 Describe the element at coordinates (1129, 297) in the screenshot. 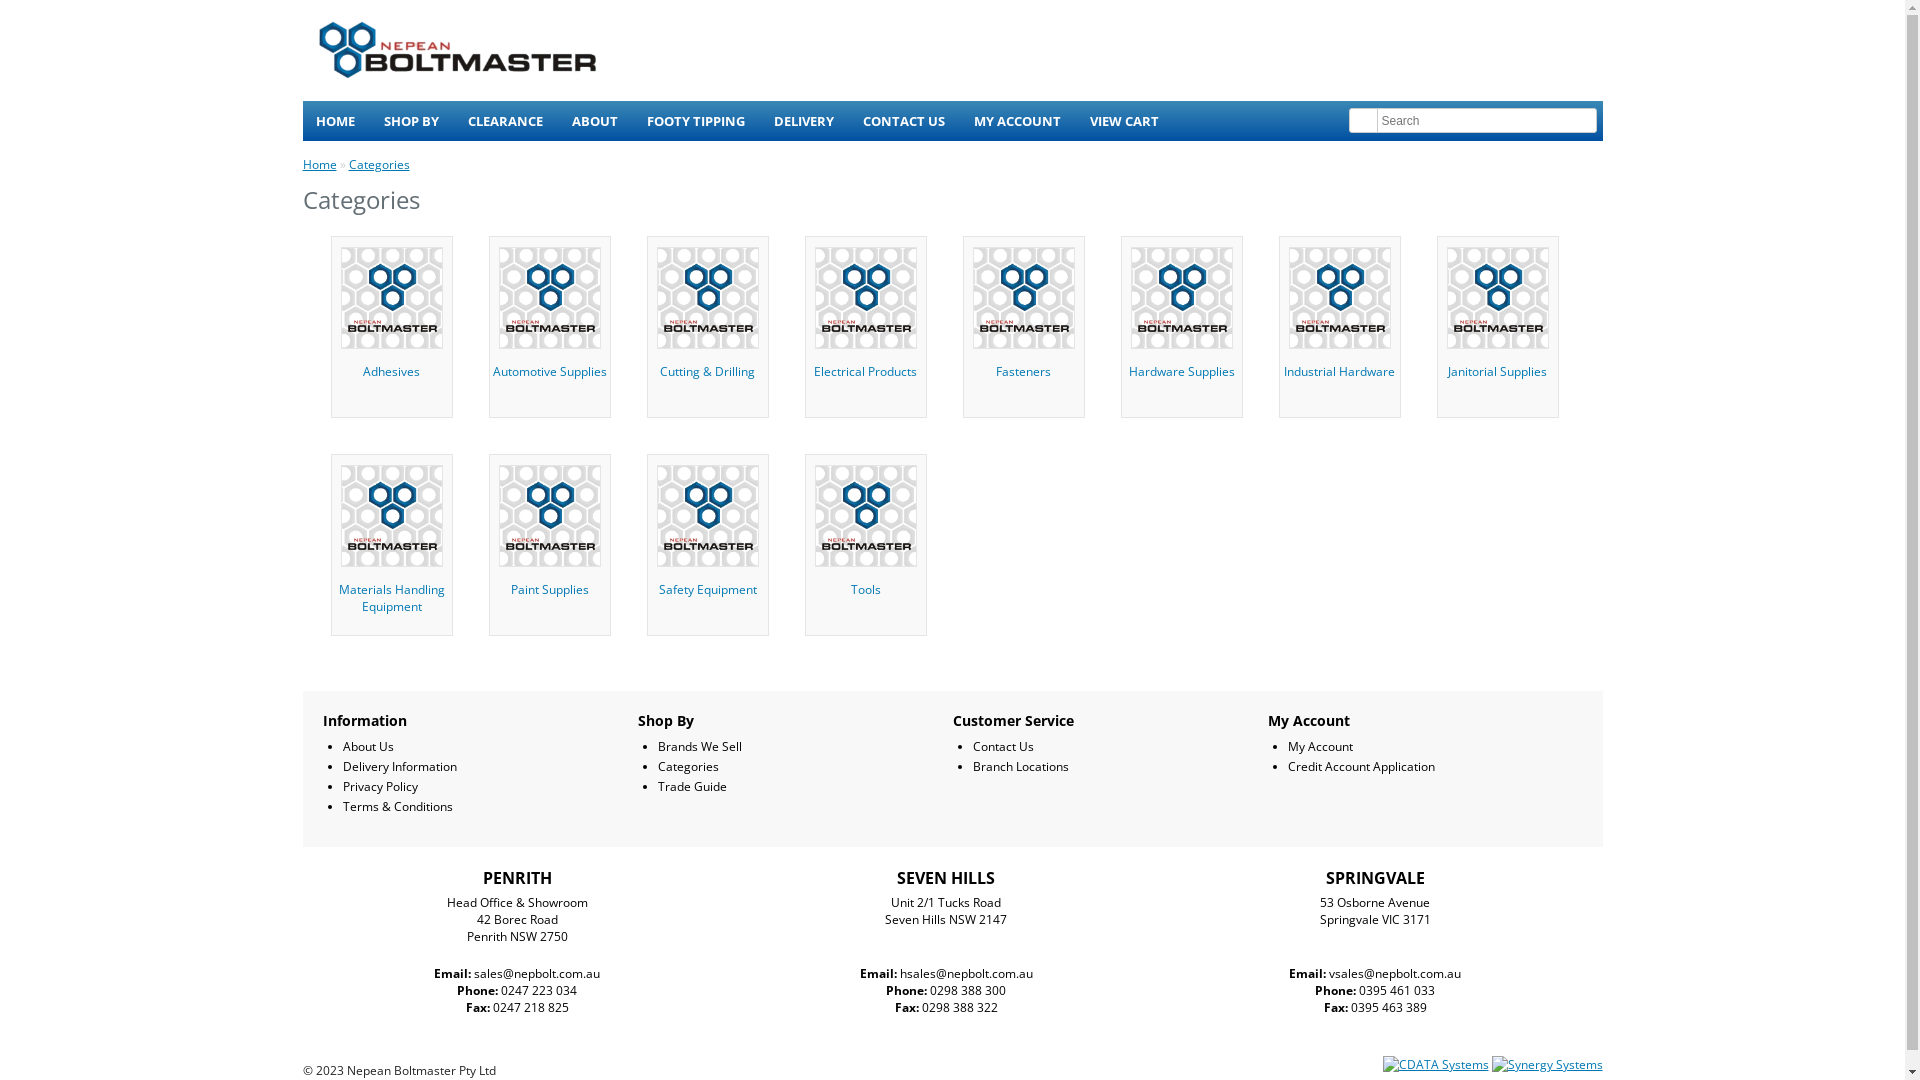

I see `'HARDWARE SUPPLIES'` at that location.